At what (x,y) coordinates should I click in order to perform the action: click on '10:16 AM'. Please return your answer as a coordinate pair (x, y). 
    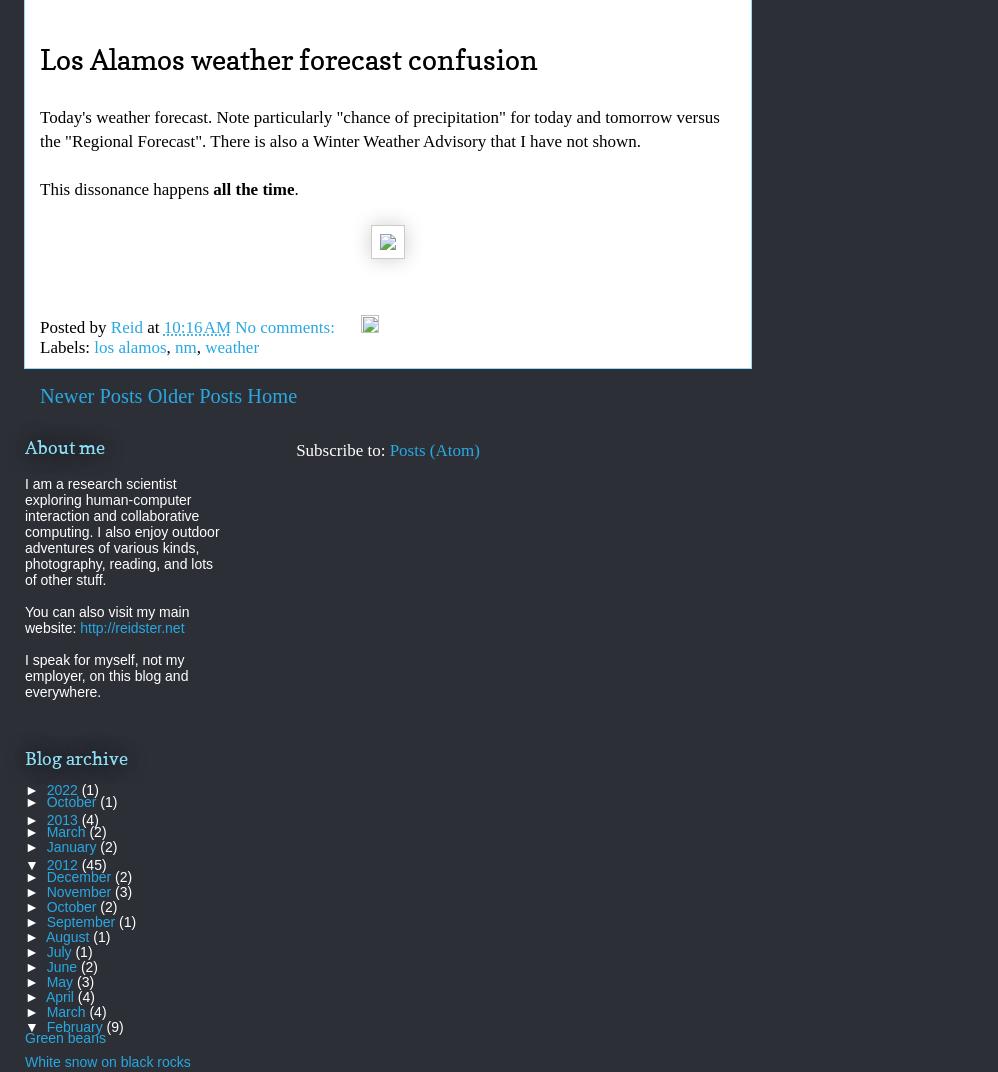
    Looking at the image, I should click on (196, 326).